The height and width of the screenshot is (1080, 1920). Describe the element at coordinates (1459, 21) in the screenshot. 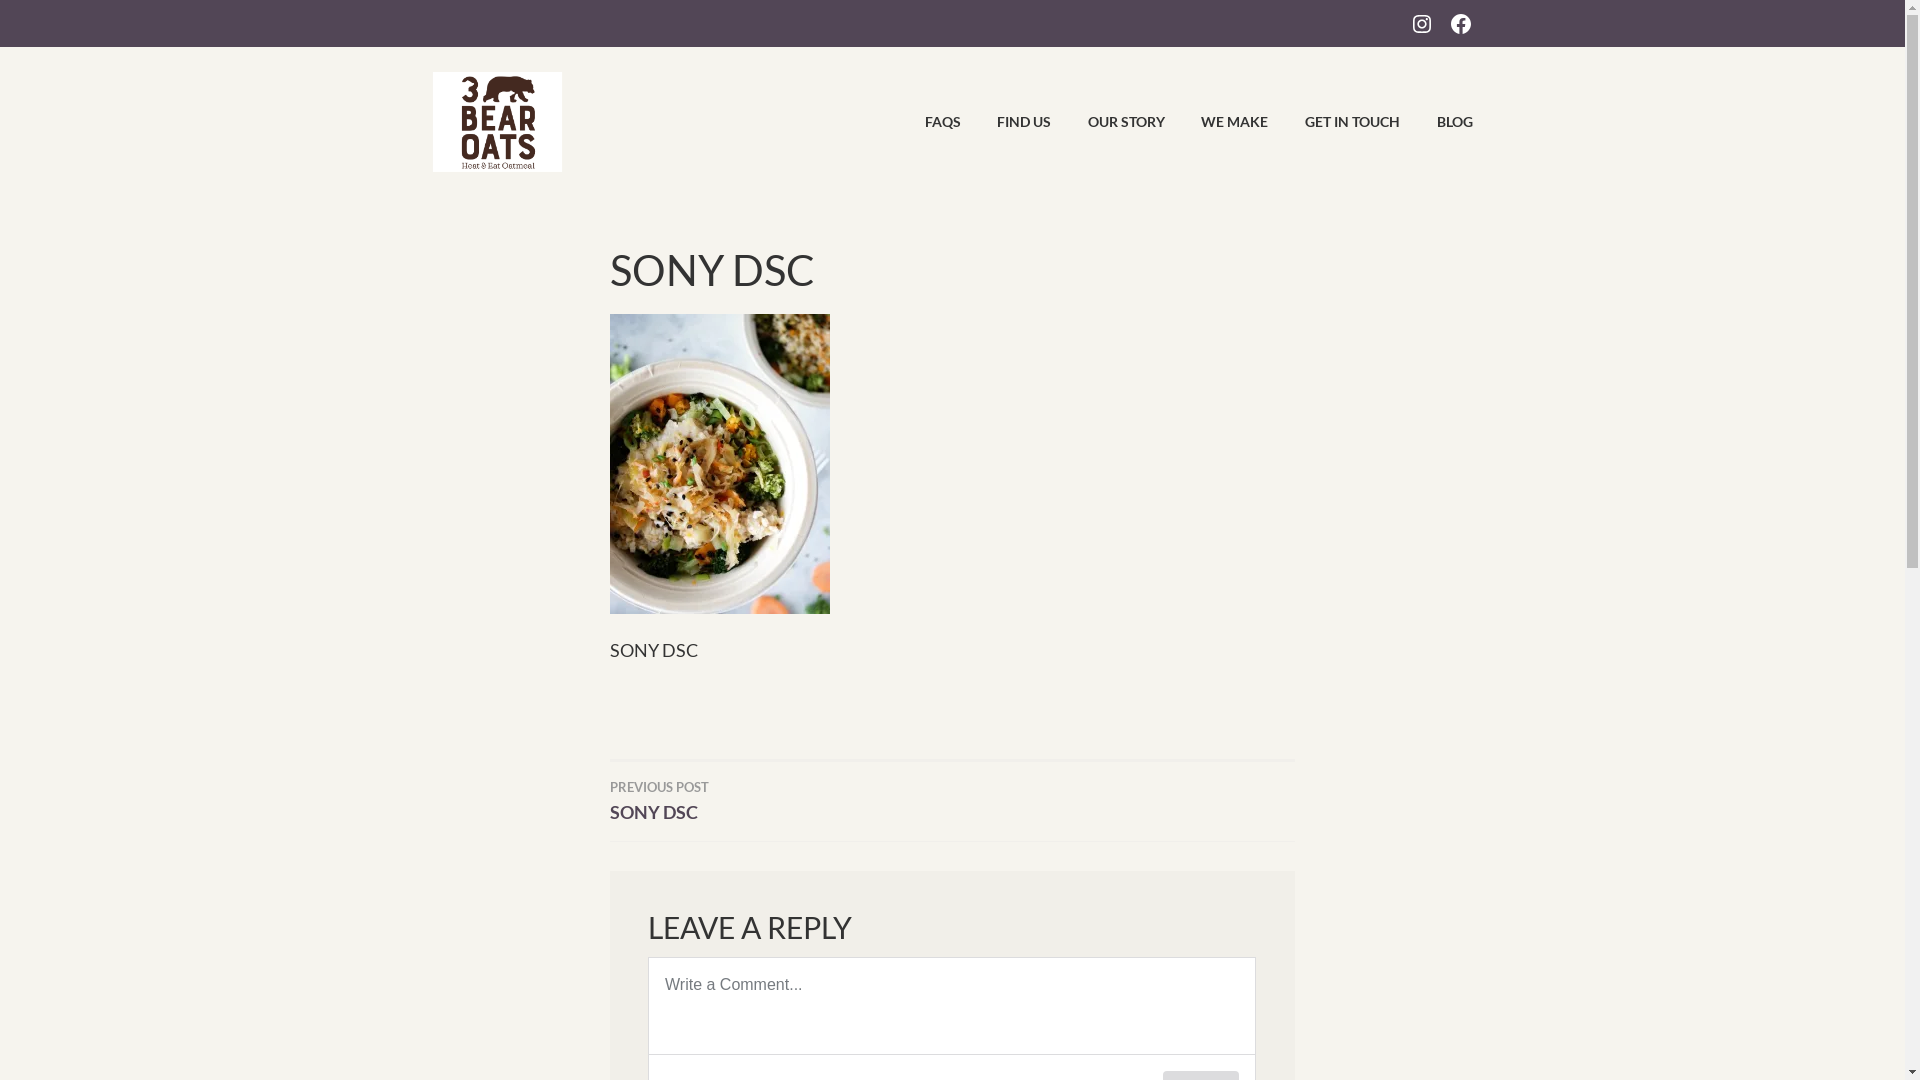

I see `'FACEBOOK'` at that location.